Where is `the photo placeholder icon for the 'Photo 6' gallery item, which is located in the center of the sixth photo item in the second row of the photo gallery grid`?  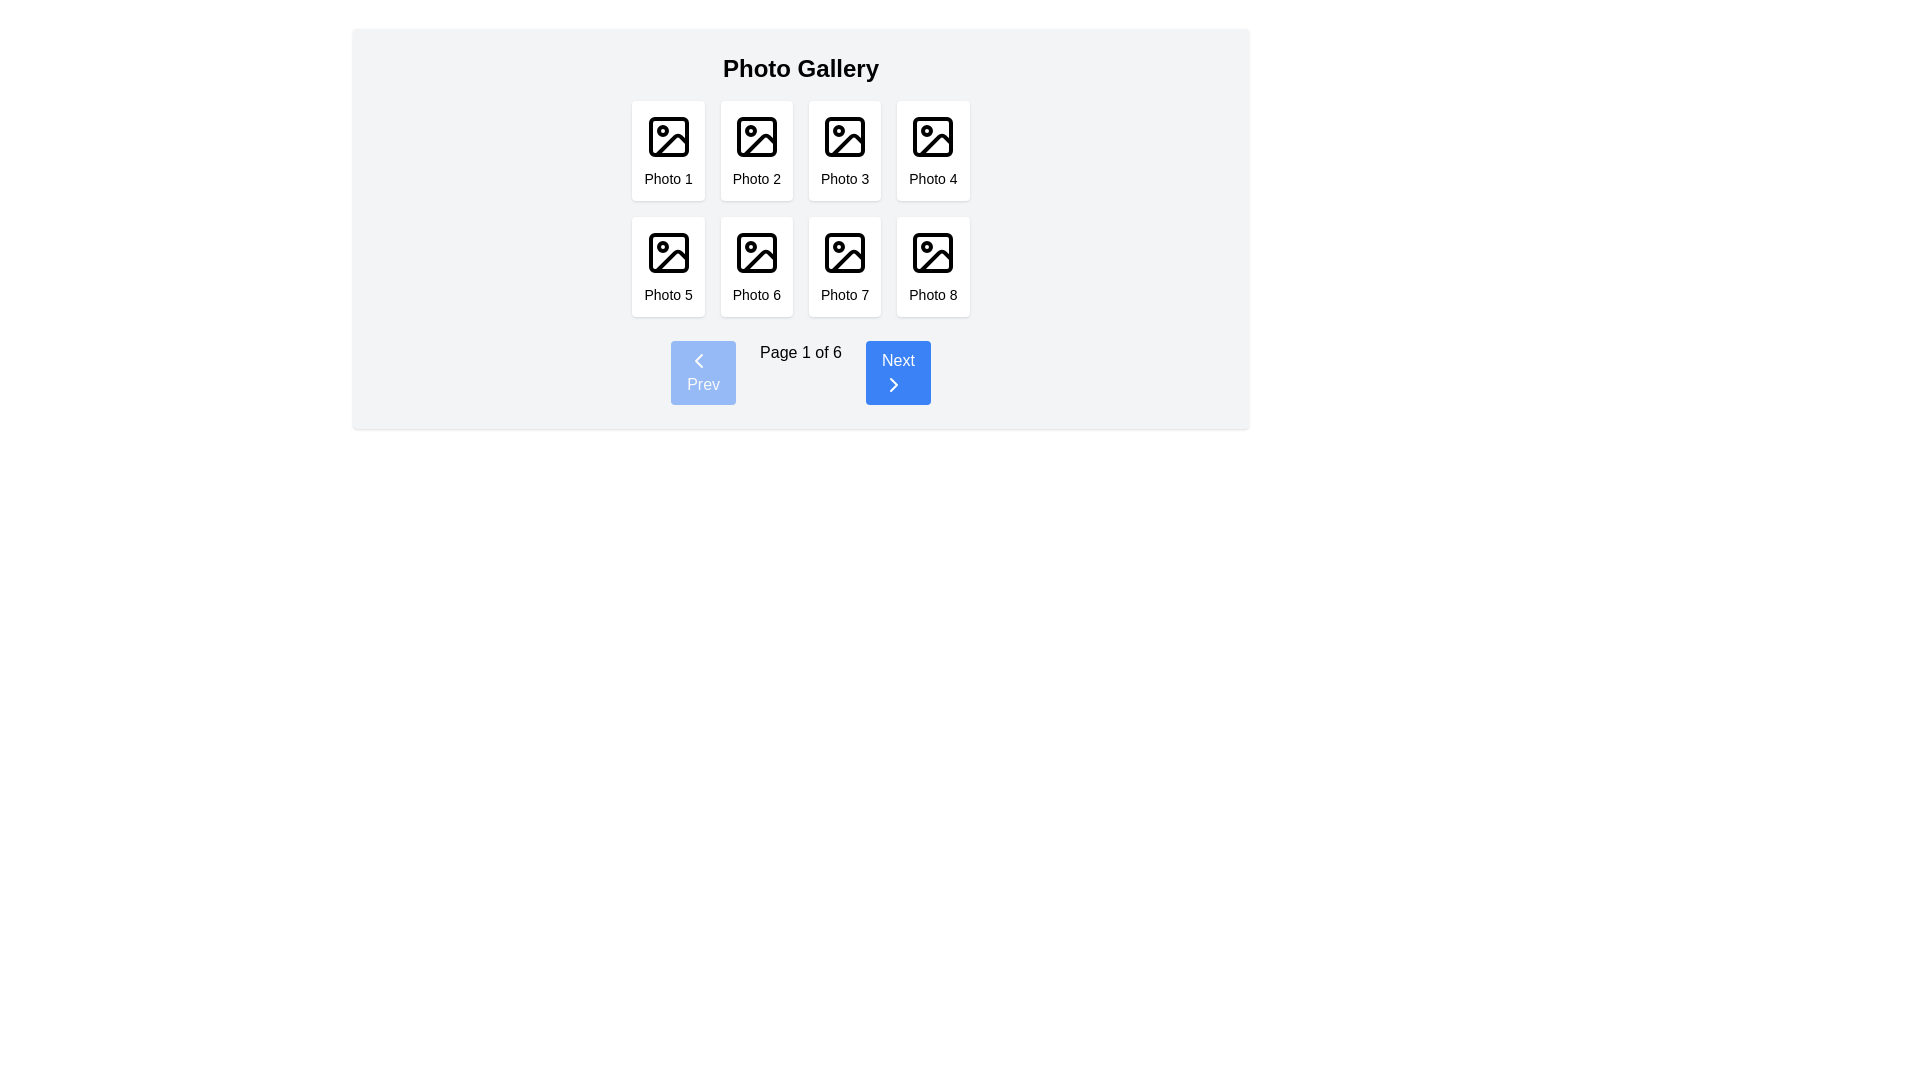 the photo placeholder icon for the 'Photo 6' gallery item, which is located in the center of the sixth photo item in the second row of the photo gallery grid is located at coordinates (755, 252).